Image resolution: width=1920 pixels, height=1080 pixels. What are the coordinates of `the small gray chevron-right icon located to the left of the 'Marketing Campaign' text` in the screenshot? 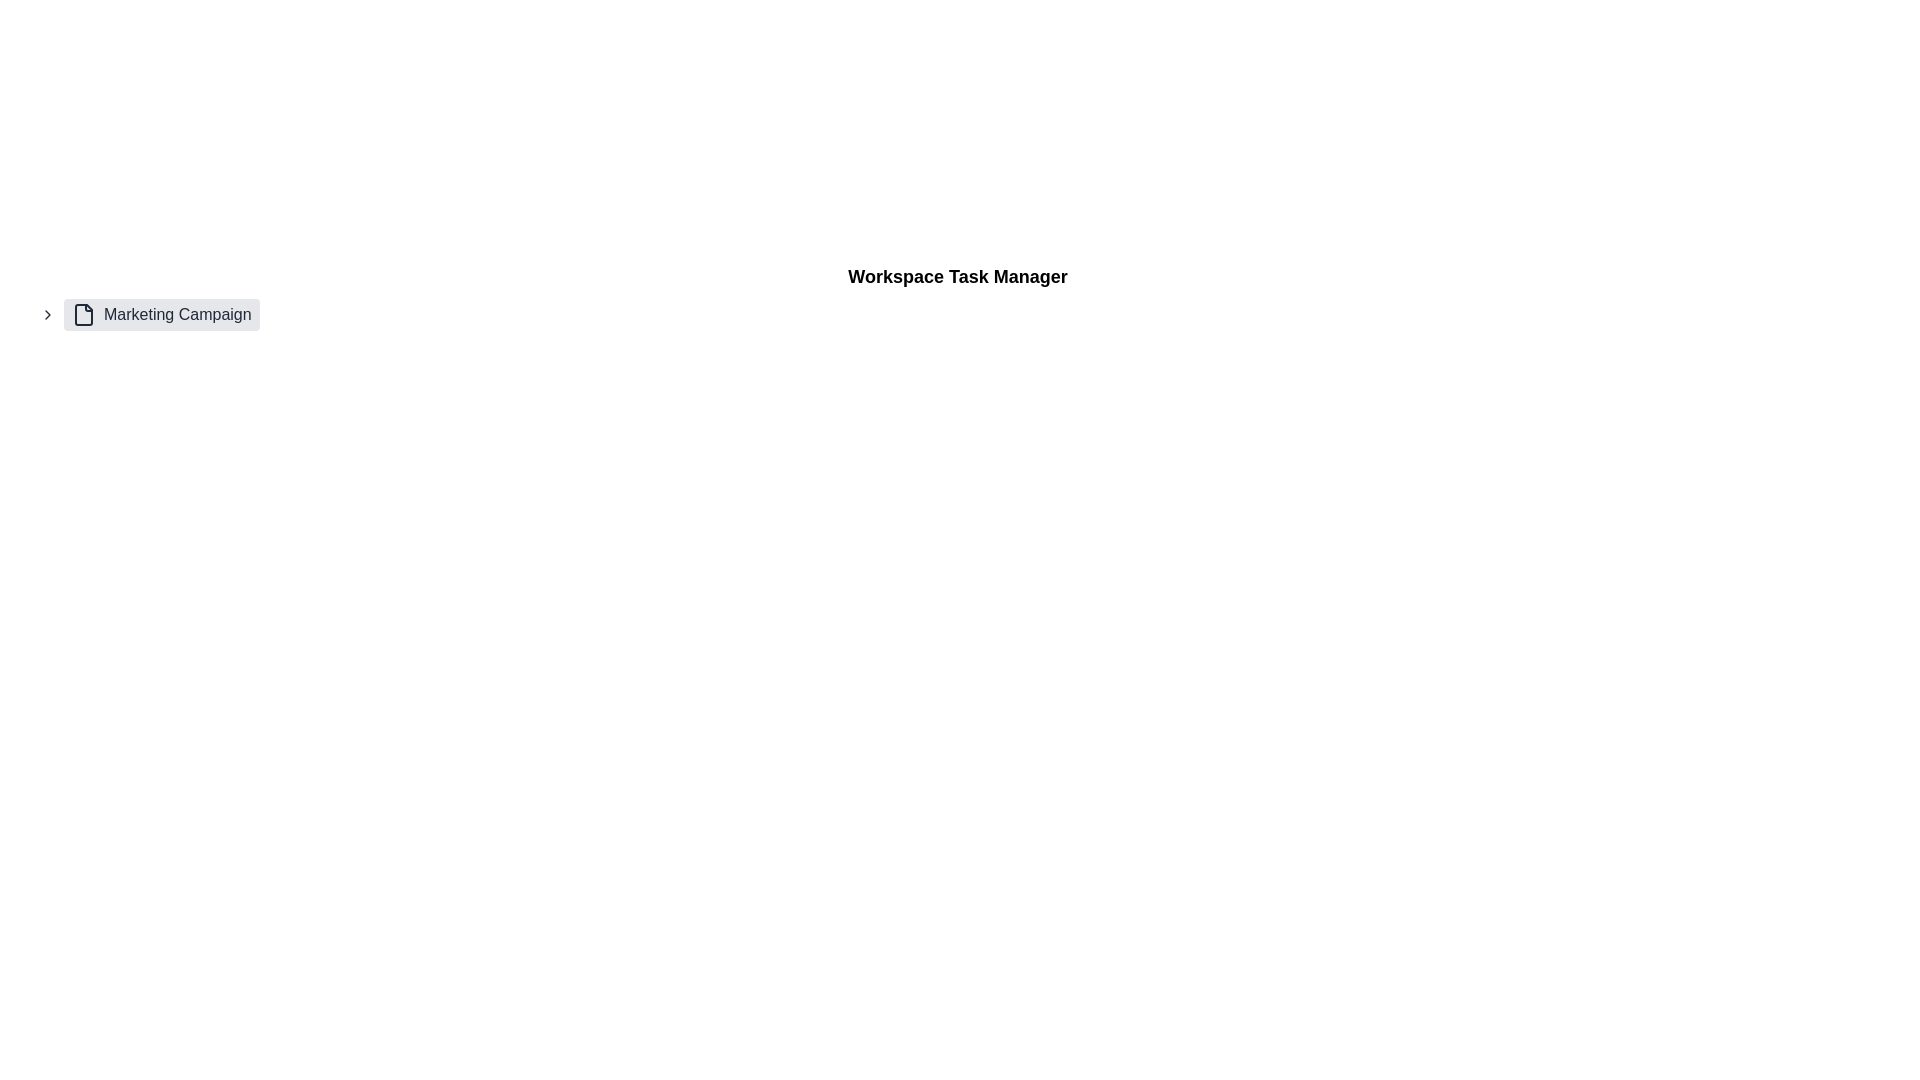 It's located at (48, 315).